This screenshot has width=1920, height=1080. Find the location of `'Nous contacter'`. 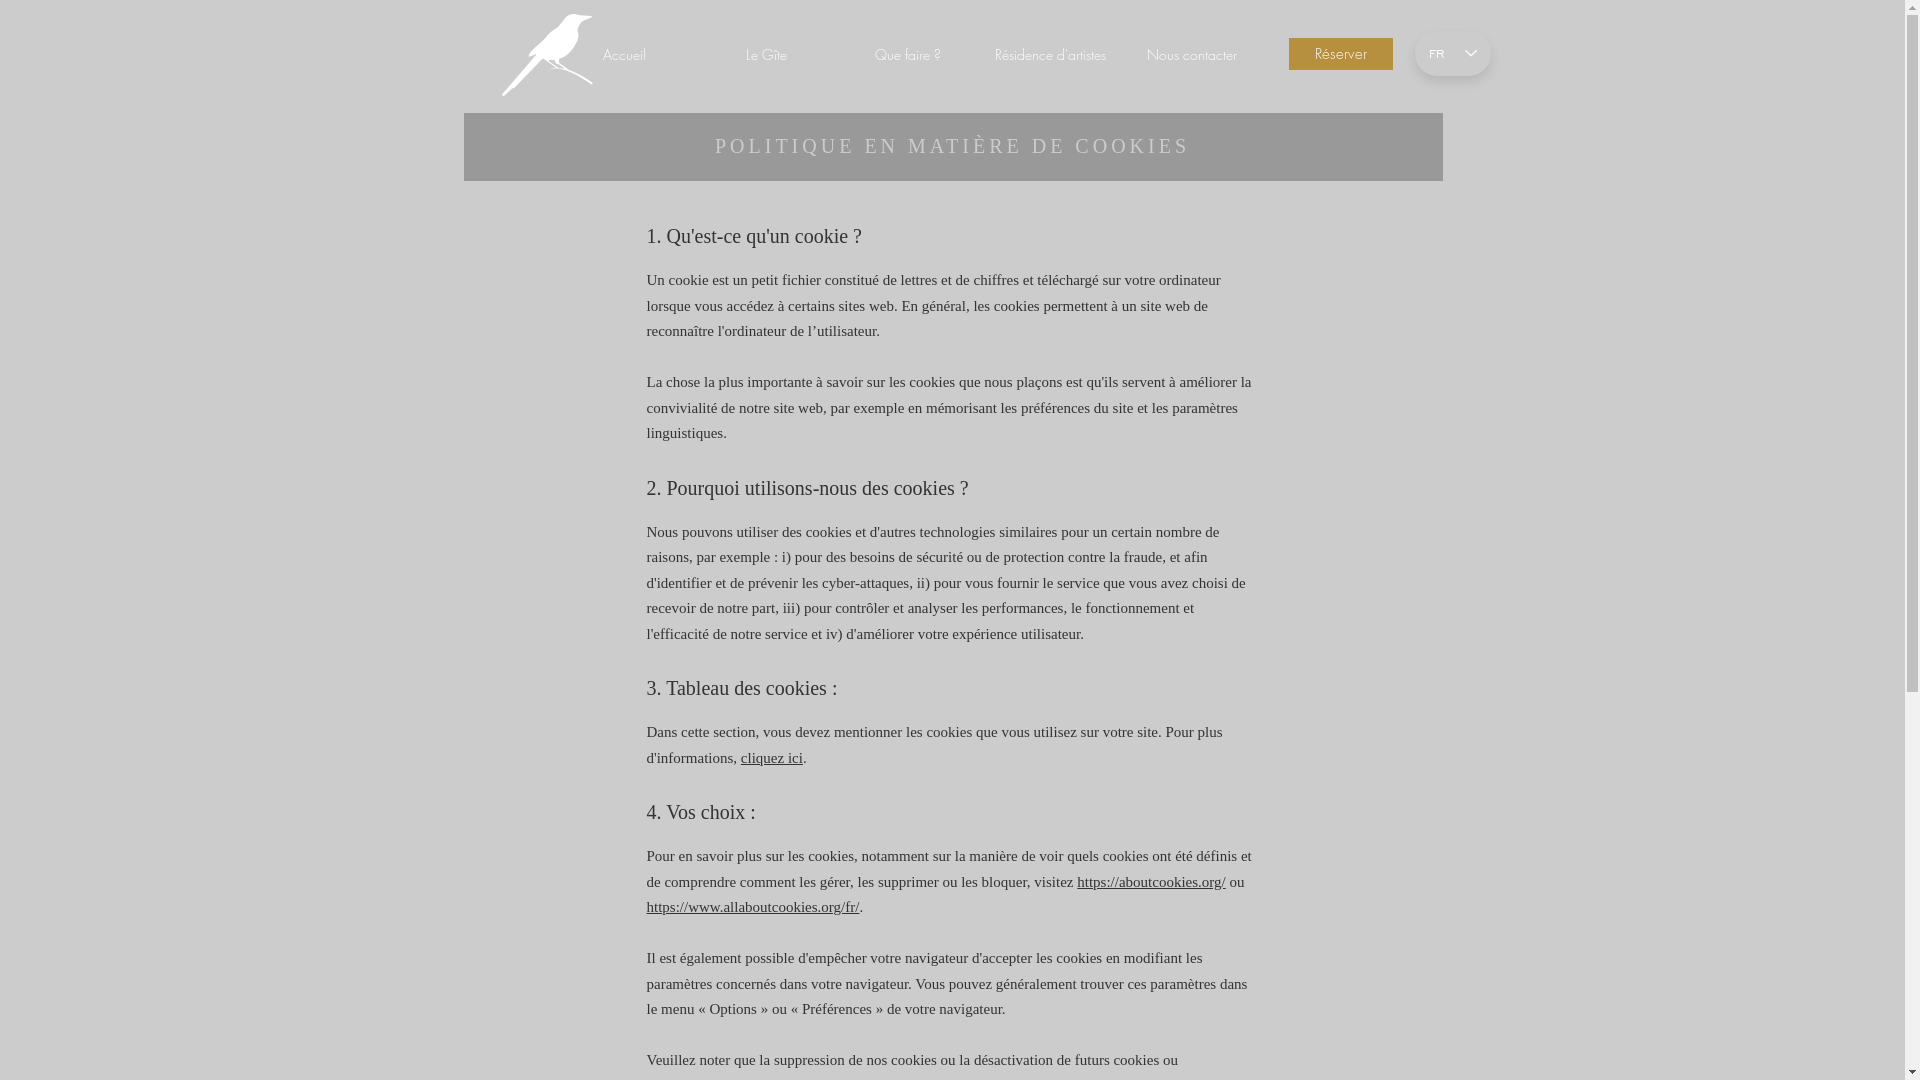

'Nous contacter' is located at coordinates (1190, 53).